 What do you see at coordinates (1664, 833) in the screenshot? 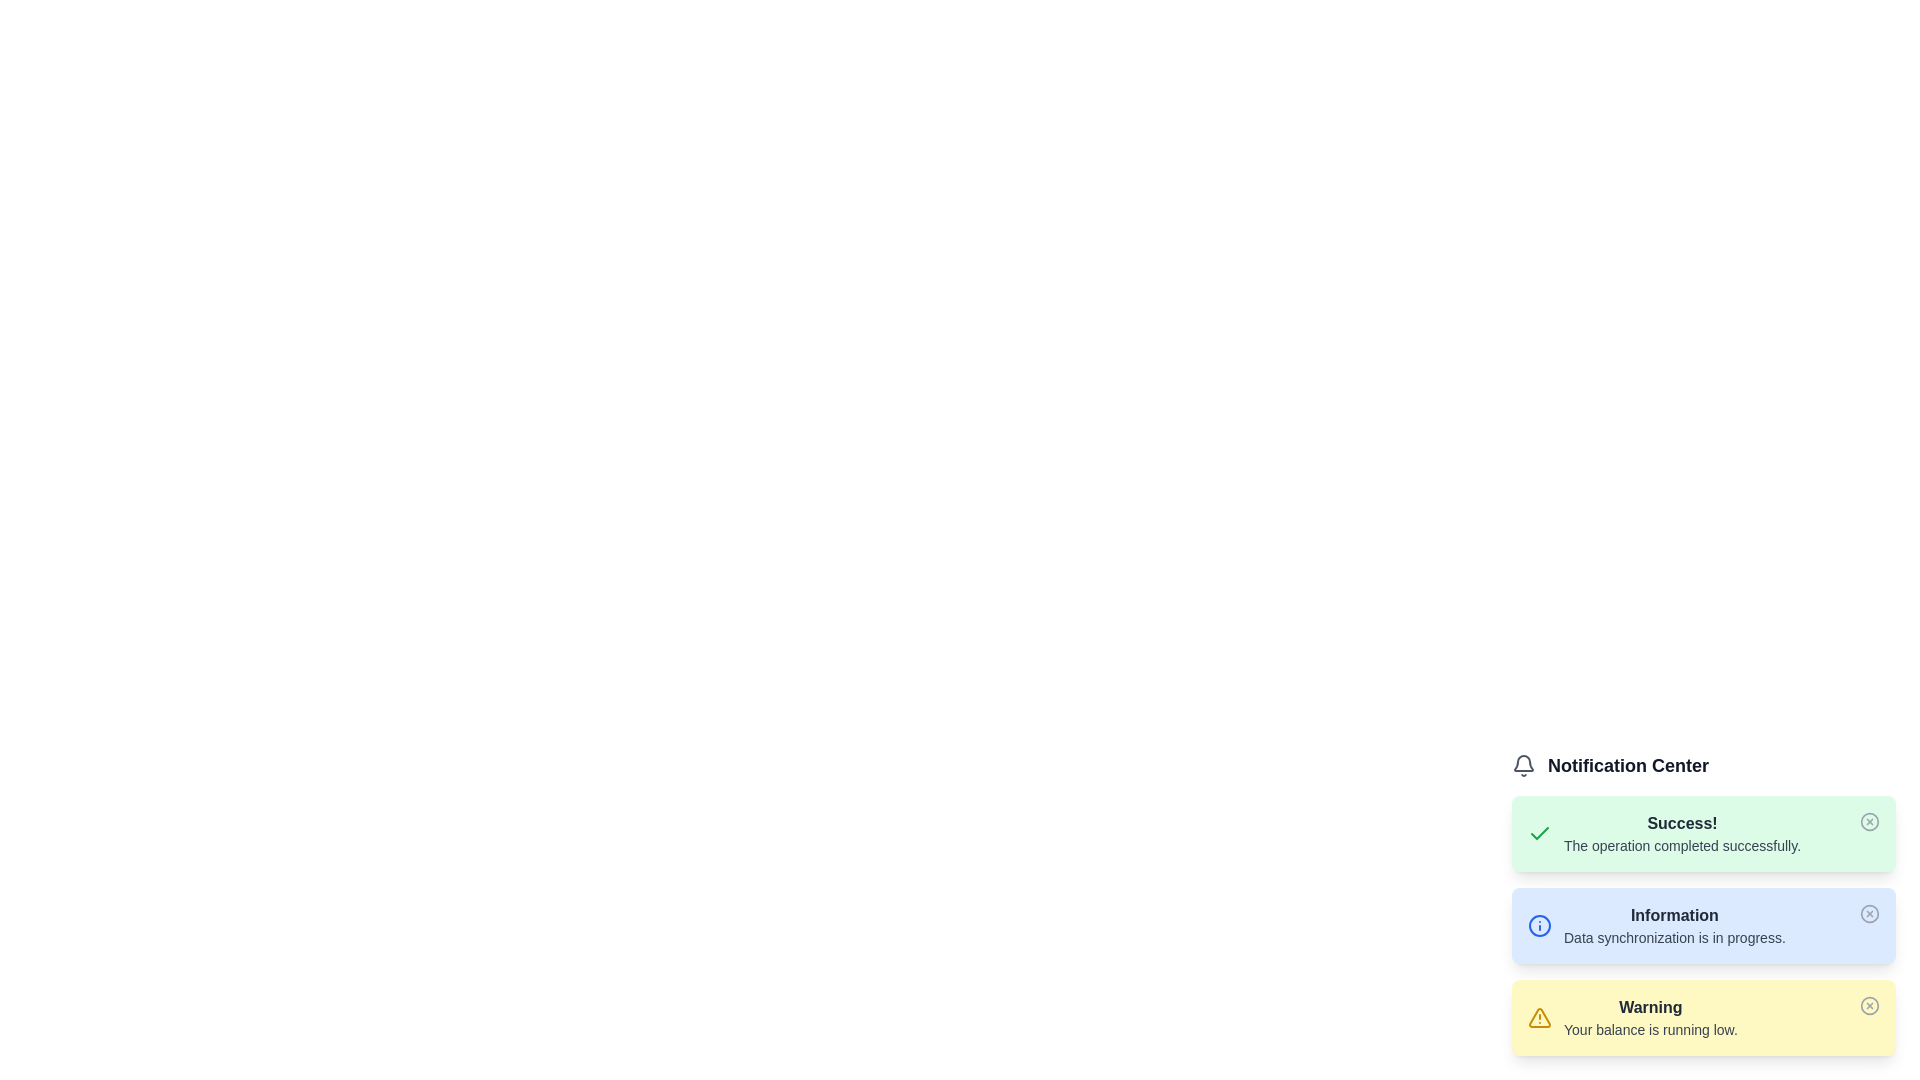
I see `message from the Alert notification located at the topmost position of the notification list under 'Notification Center', which is contained within a green box with rounded corners` at bounding box center [1664, 833].